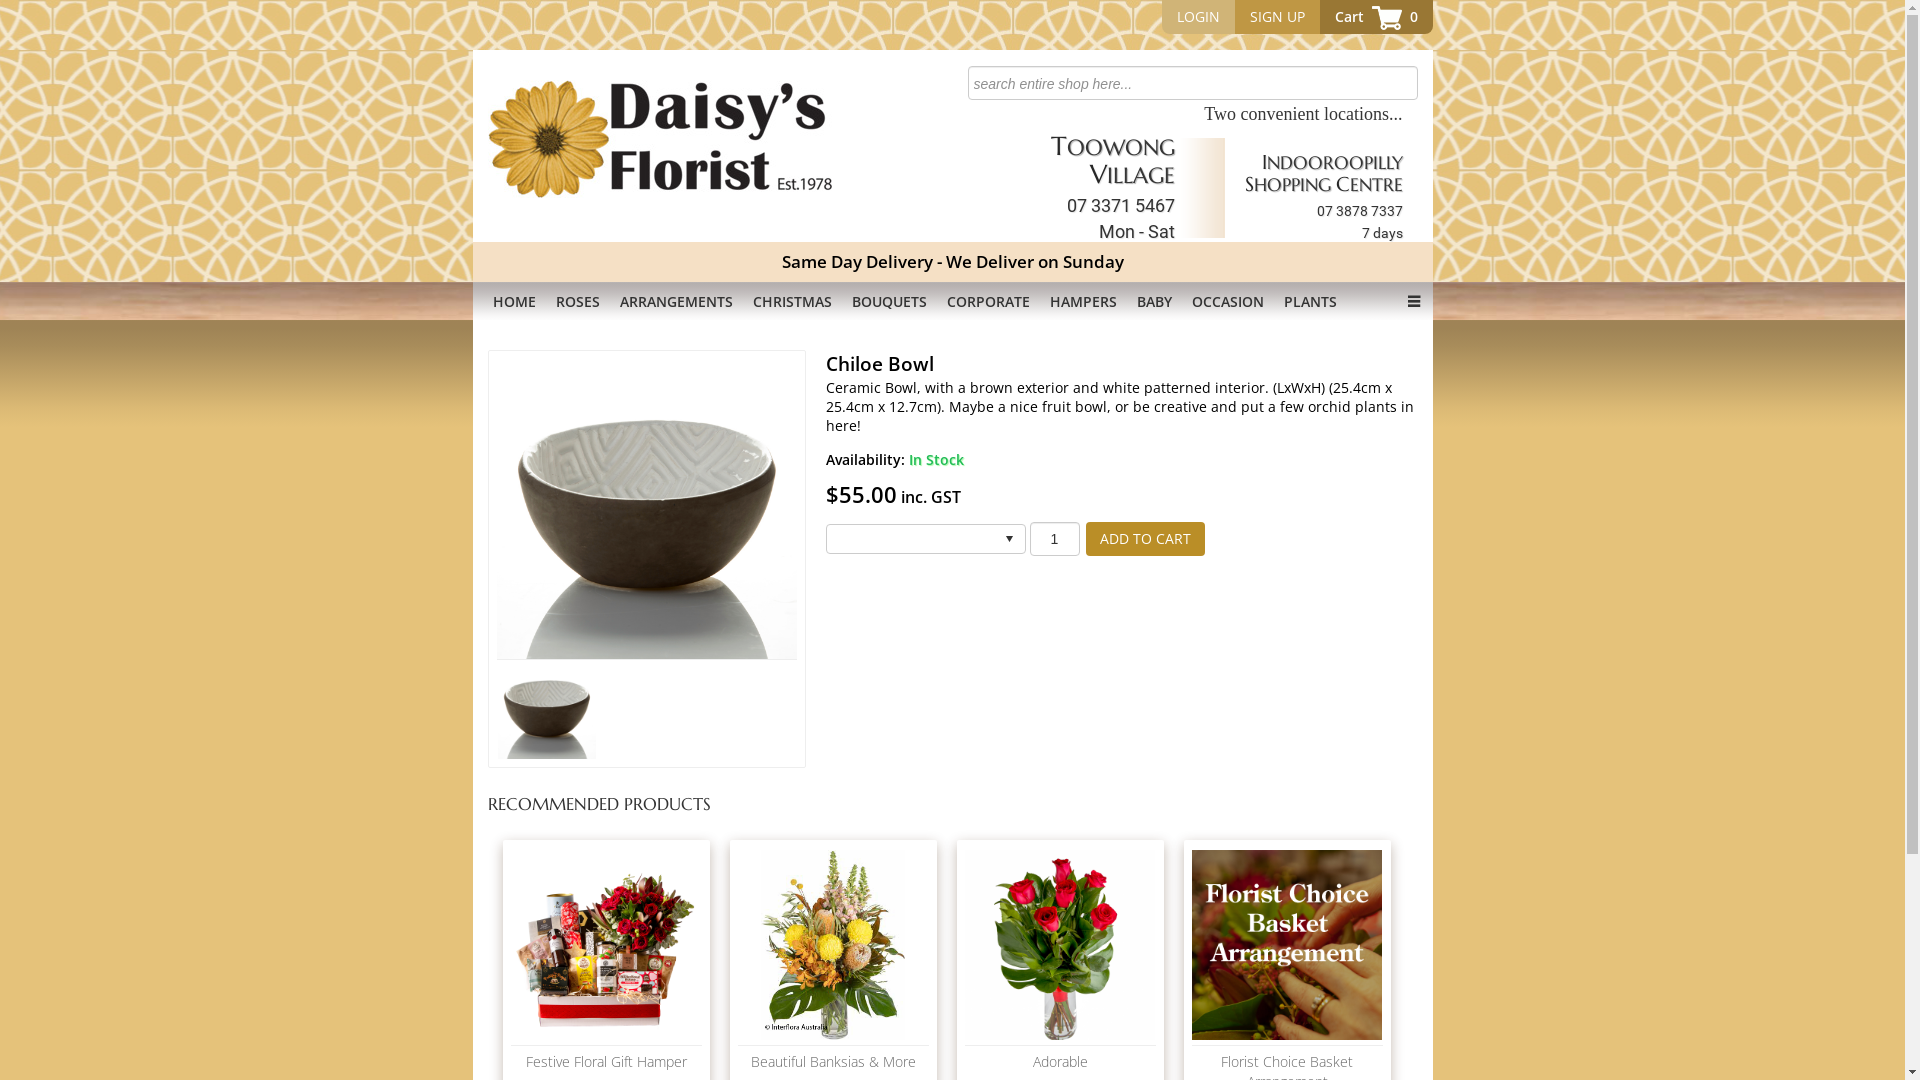  I want to click on 'ARRANGEMENTS', so click(608, 301).